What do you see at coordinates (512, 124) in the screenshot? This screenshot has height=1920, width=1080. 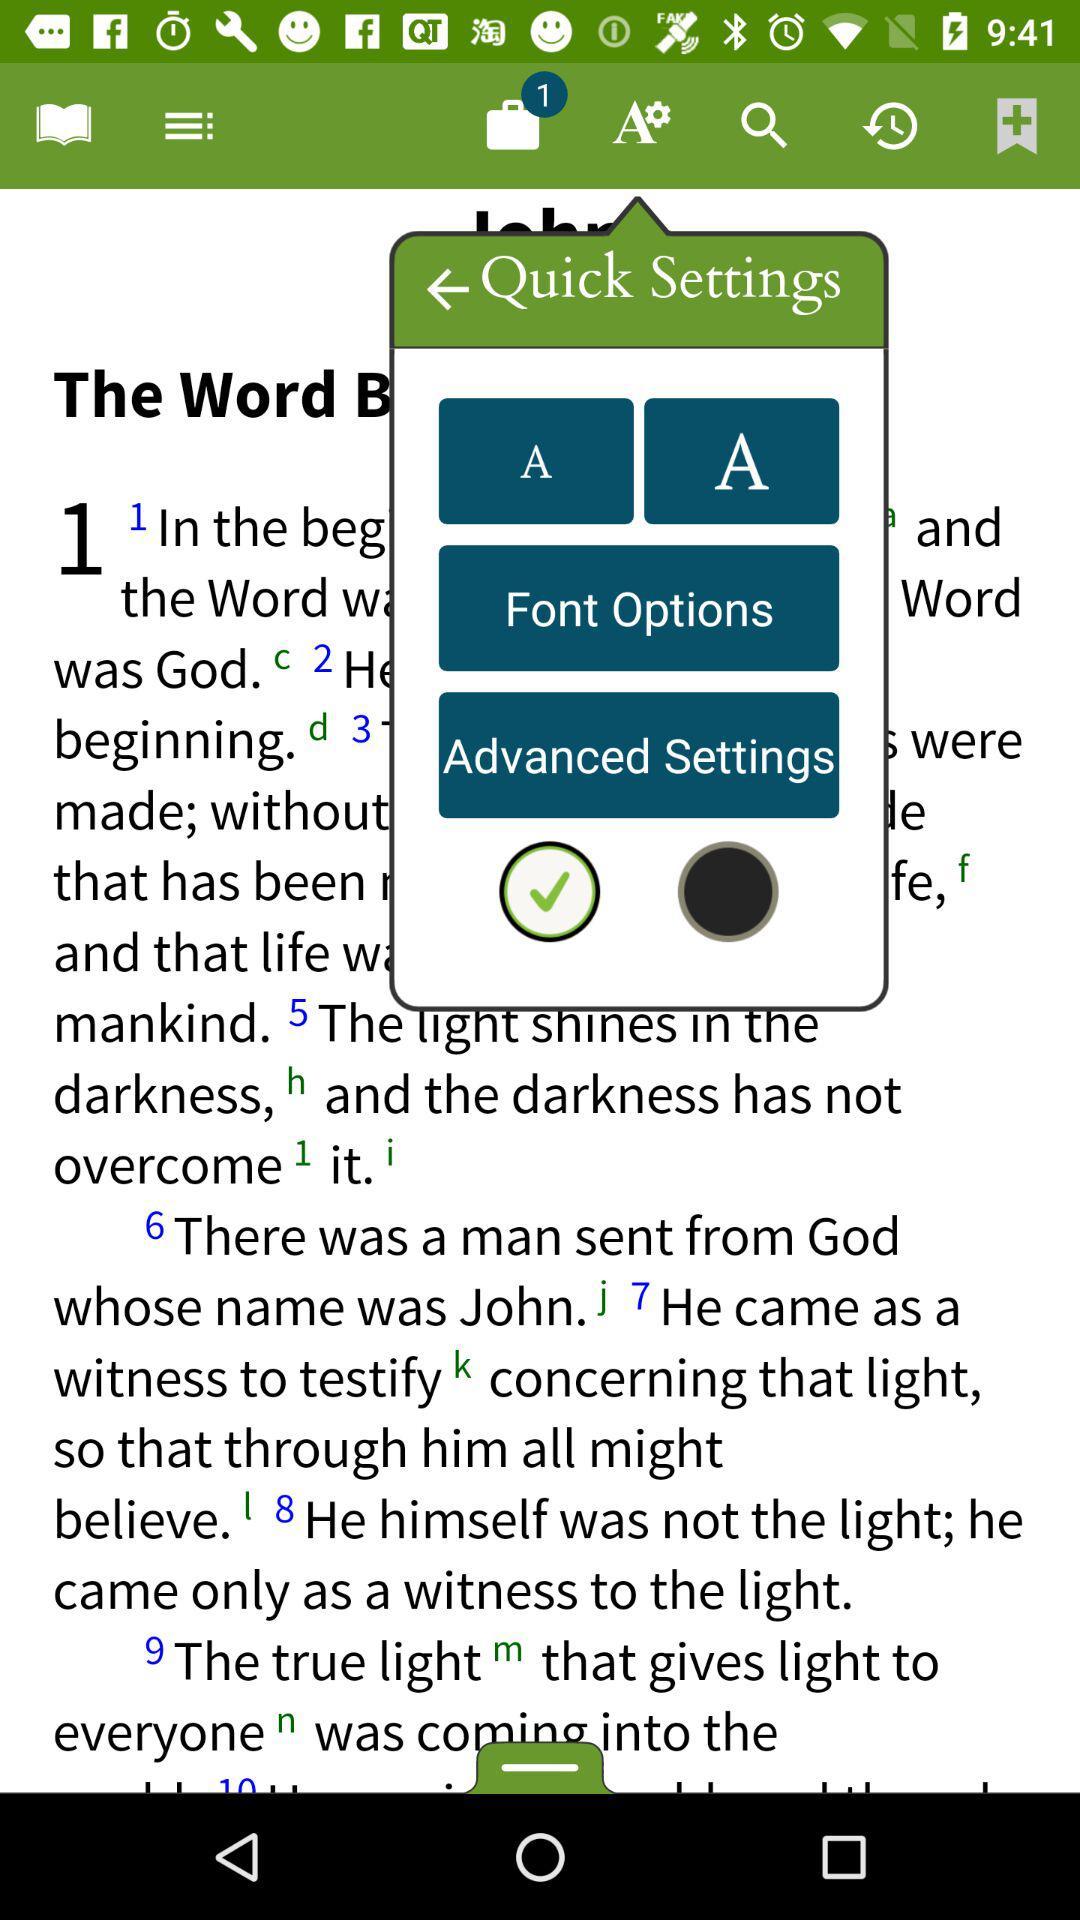 I see `notification suitcase` at bounding box center [512, 124].